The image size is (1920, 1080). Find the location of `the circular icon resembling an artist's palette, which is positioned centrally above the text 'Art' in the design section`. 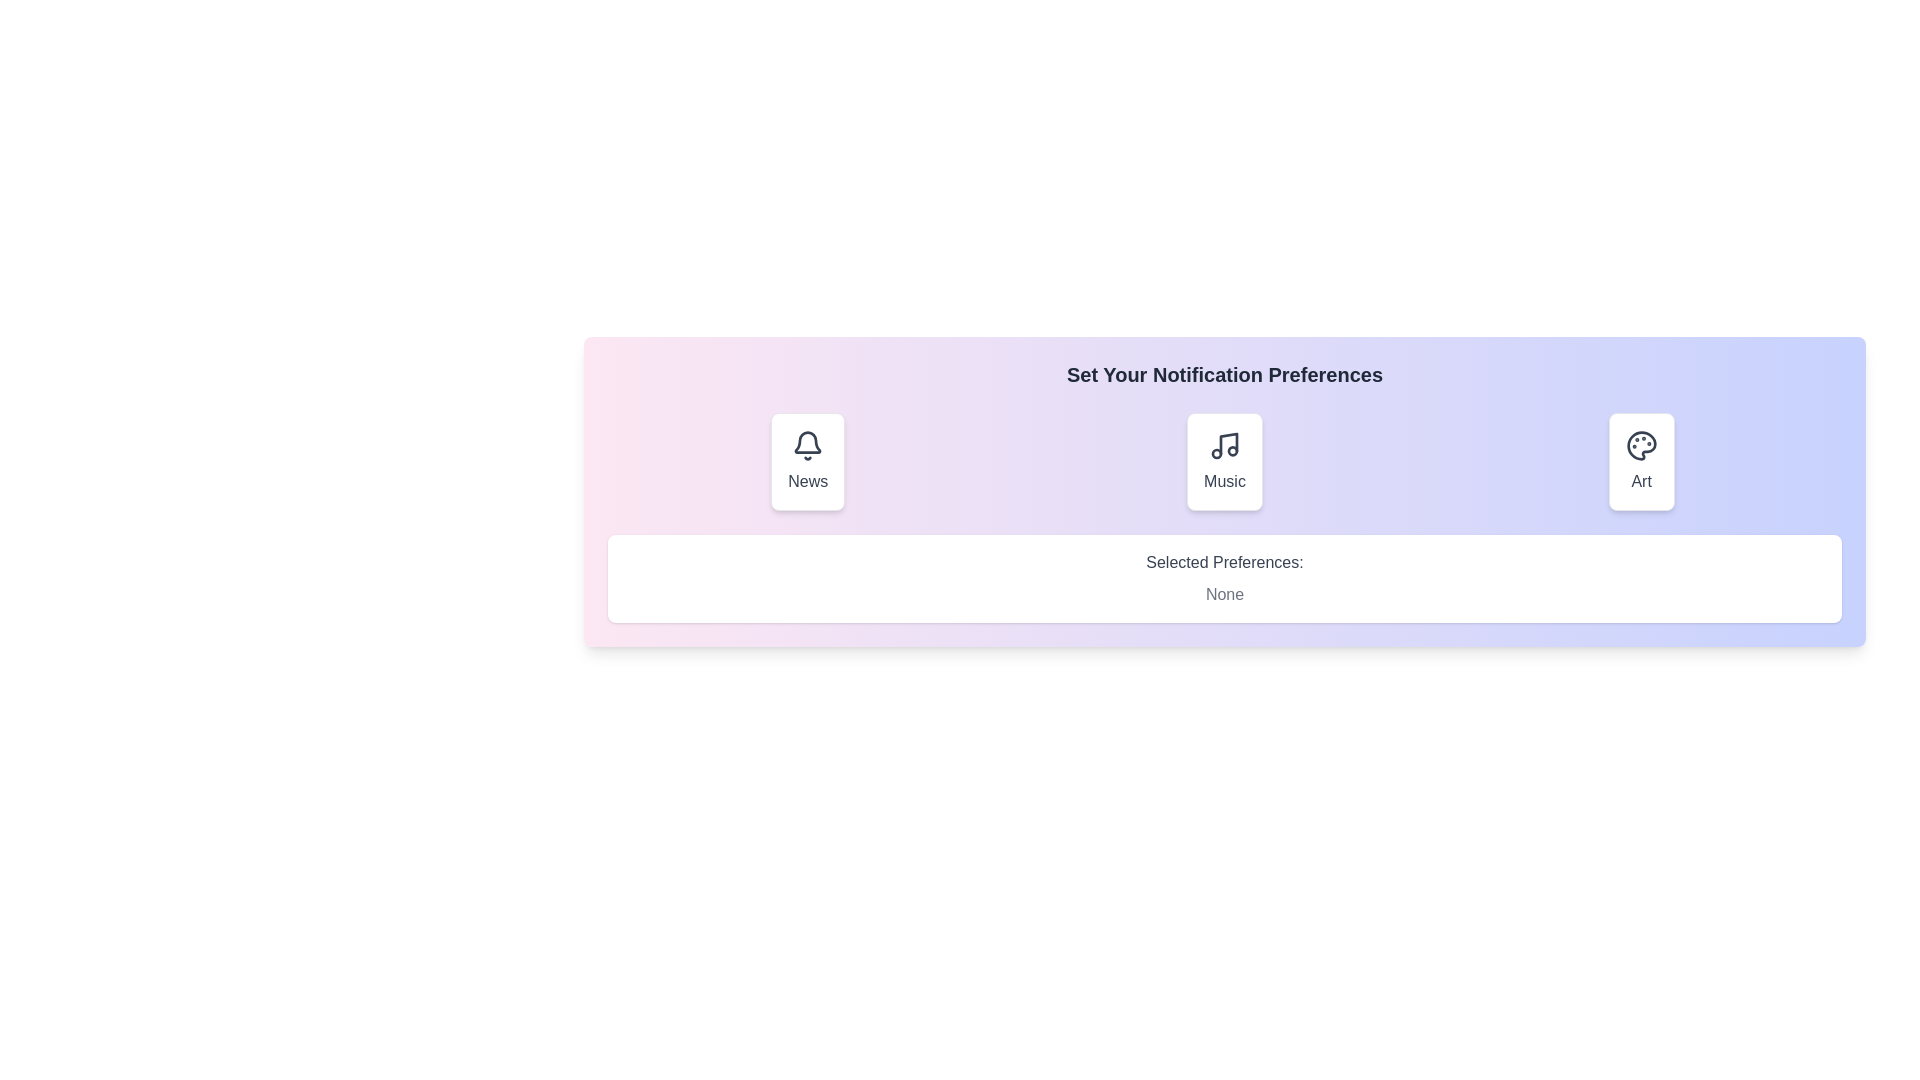

the circular icon resembling an artist's palette, which is positioned centrally above the text 'Art' in the design section is located at coordinates (1641, 445).